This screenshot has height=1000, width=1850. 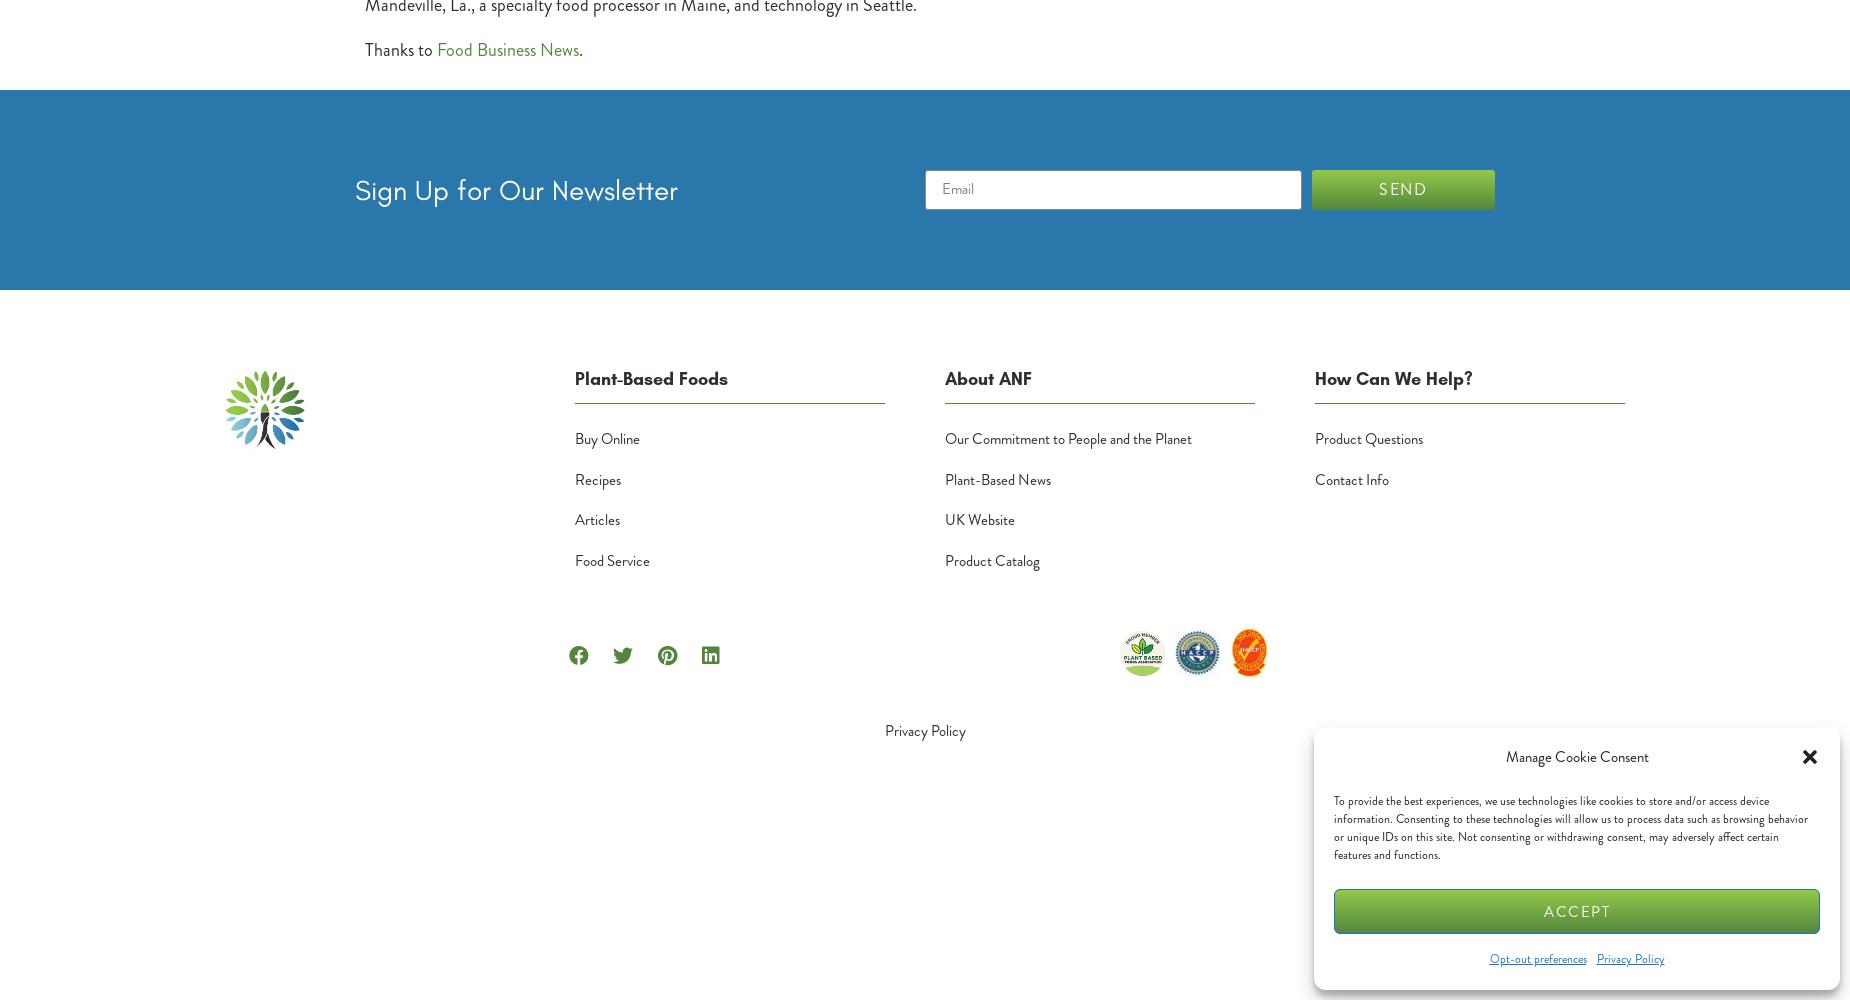 What do you see at coordinates (607, 438) in the screenshot?
I see `'Buy Online'` at bounding box center [607, 438].